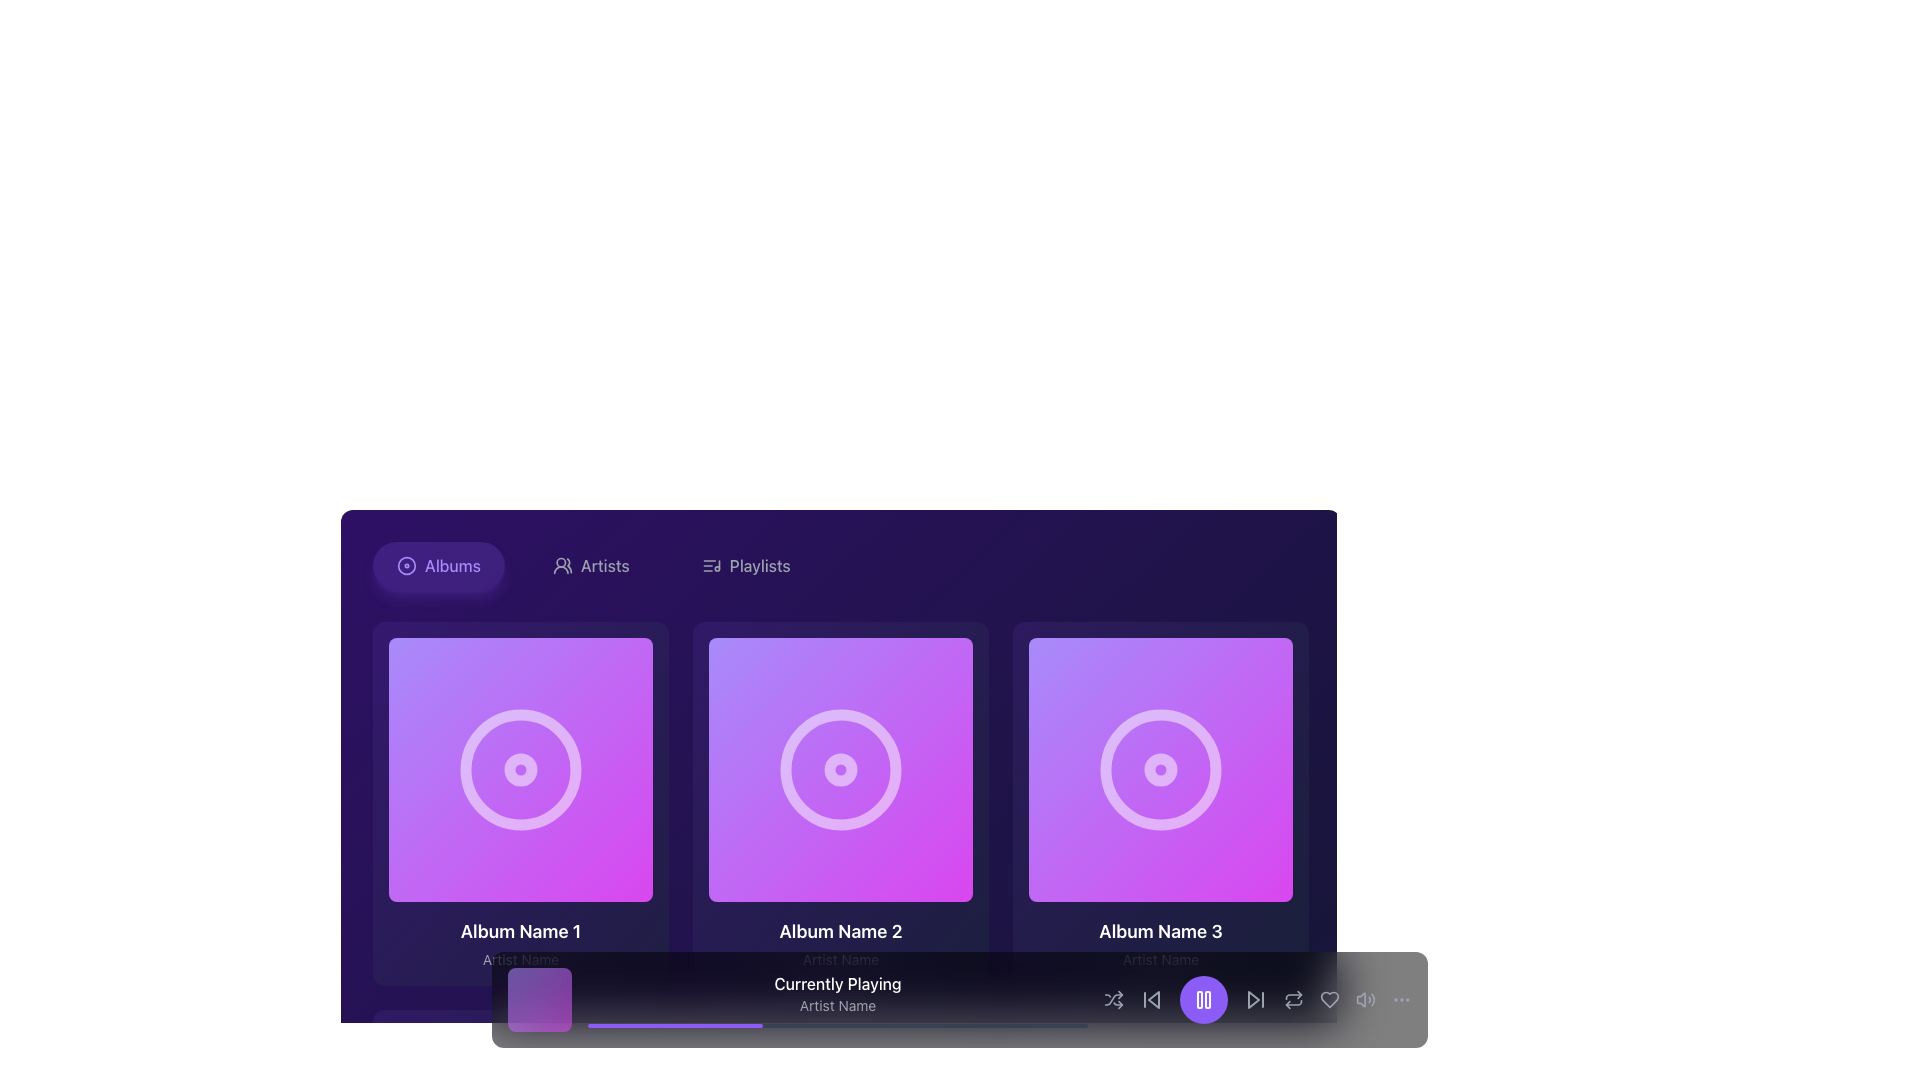 Image resolution: width=1920 pixels, height=1080 pixels. I want to click on the Text label that displays the name of the album, located in the lower section of the third album card, below the circular artwork and above the artist name, so click(1161, 932).